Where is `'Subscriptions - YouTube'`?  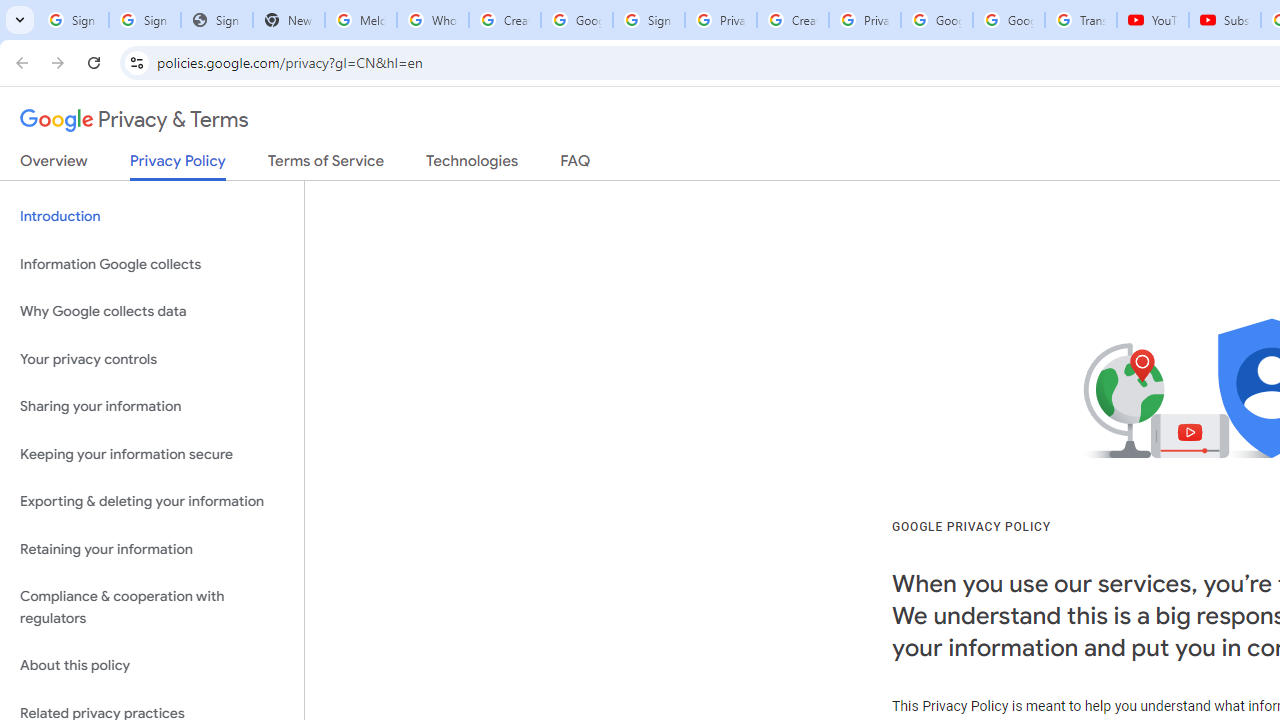
'Subscriptions - YouTube' is located at coordinates (1223, 20).